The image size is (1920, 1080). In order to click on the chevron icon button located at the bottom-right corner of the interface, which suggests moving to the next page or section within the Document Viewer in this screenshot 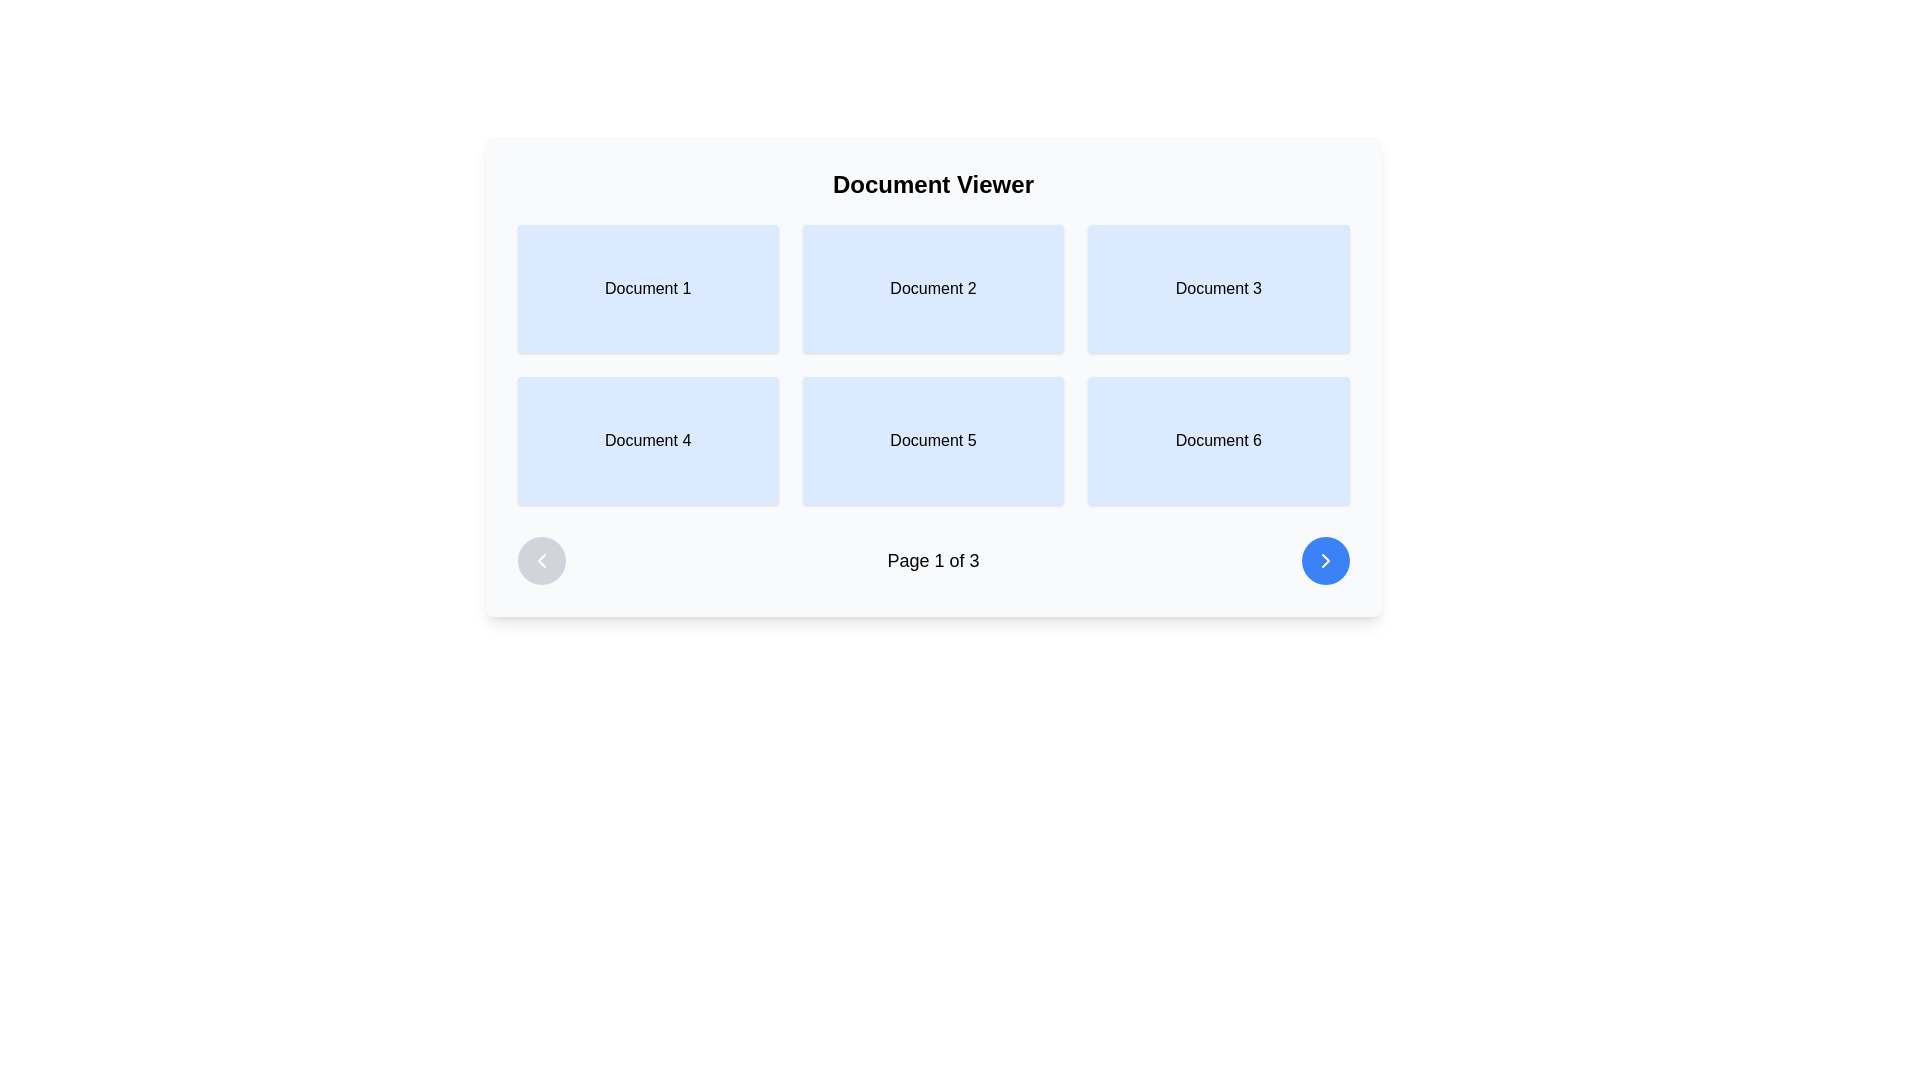, I will do `click(1325, 560)`.